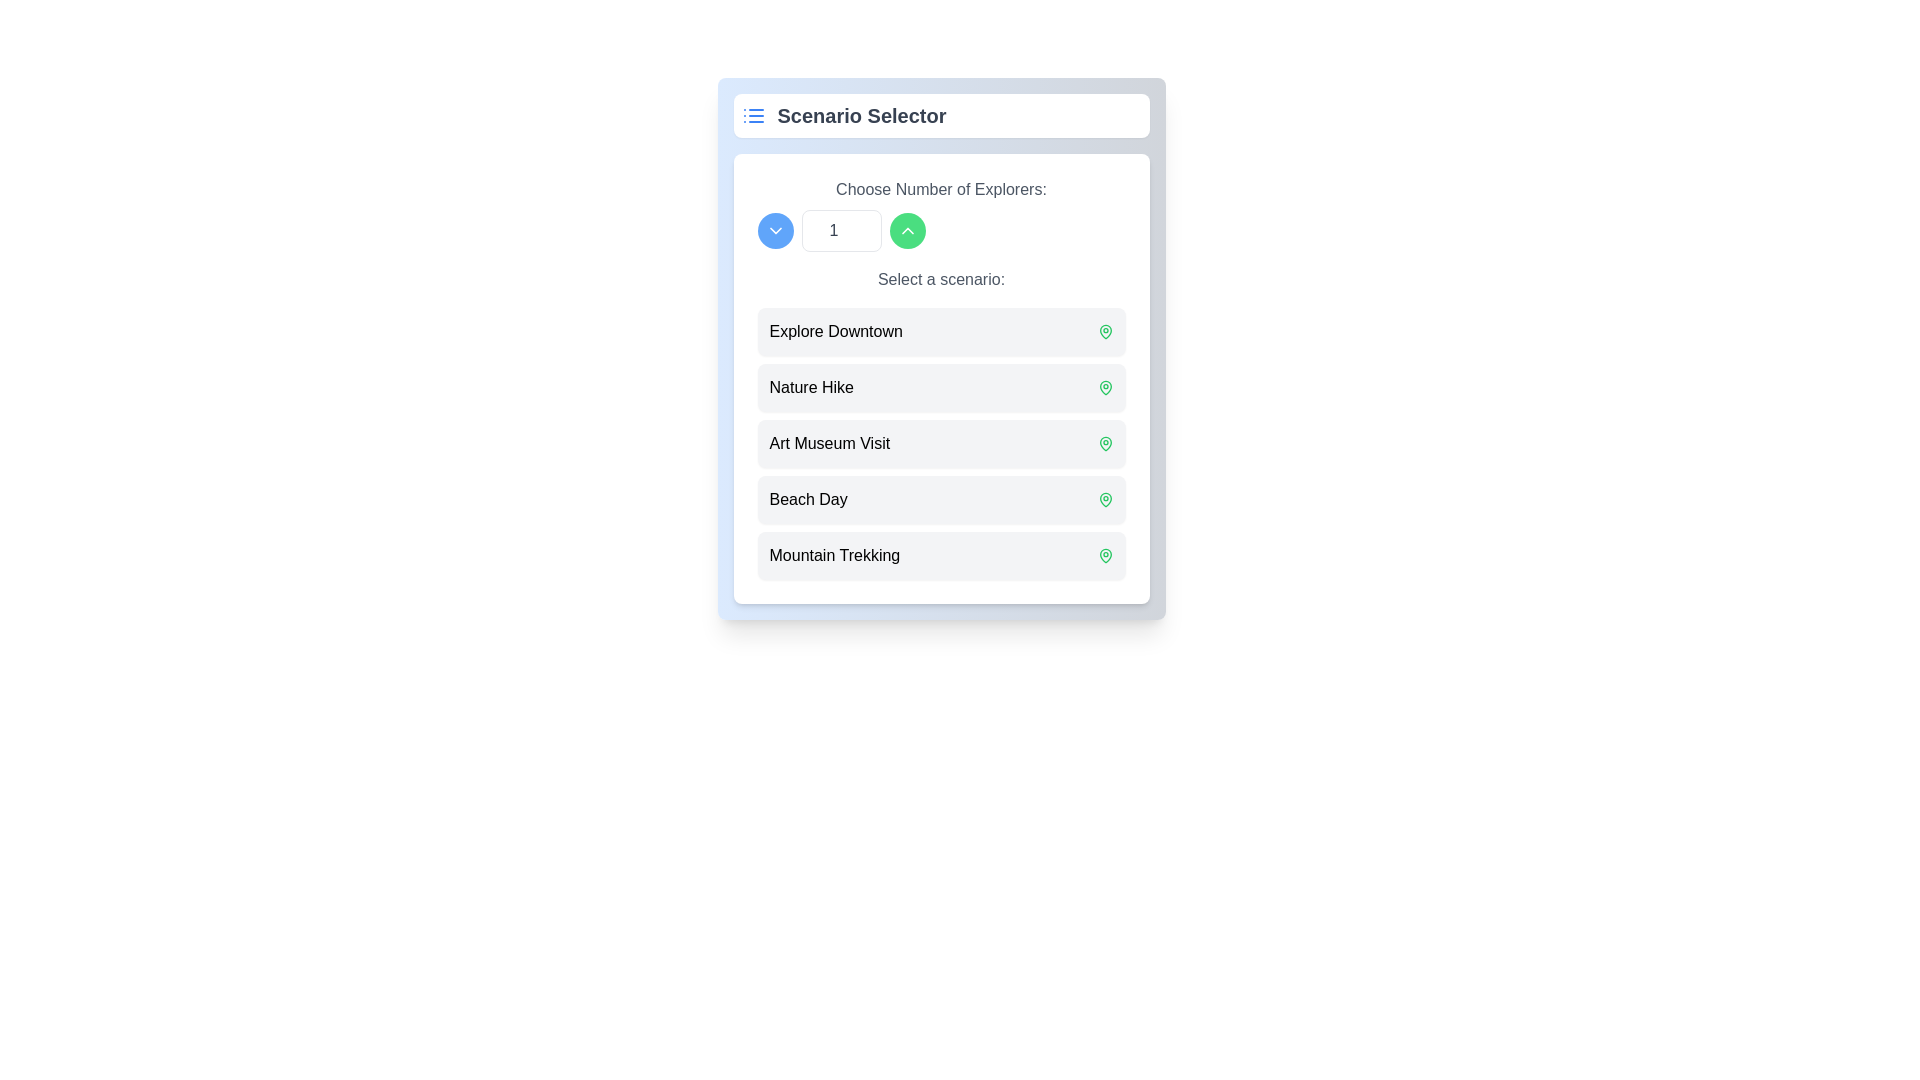 The height and width of the screenshot is (1080, 1920). I want to click on the text label 'Mountain Trekking', so click(834, 555).